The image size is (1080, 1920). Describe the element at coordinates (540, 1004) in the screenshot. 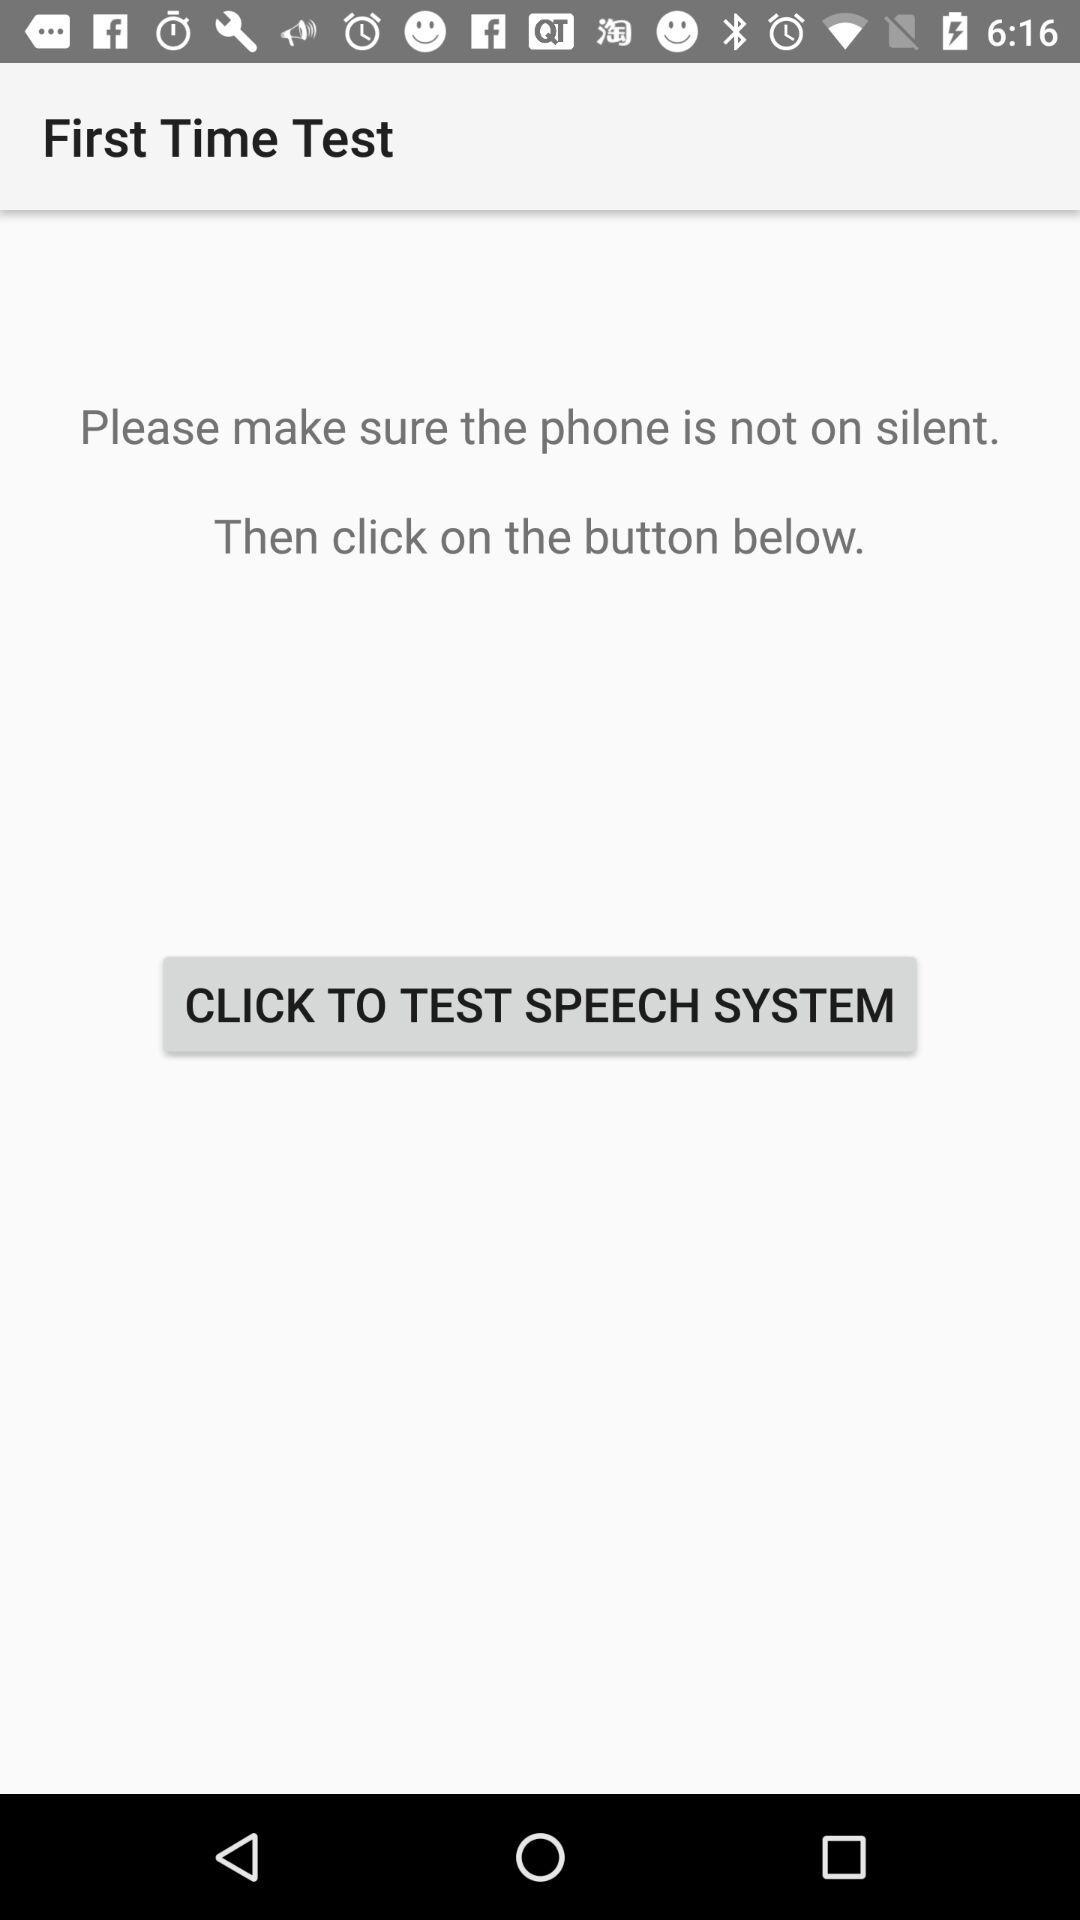

I see `the click to test` at that location.